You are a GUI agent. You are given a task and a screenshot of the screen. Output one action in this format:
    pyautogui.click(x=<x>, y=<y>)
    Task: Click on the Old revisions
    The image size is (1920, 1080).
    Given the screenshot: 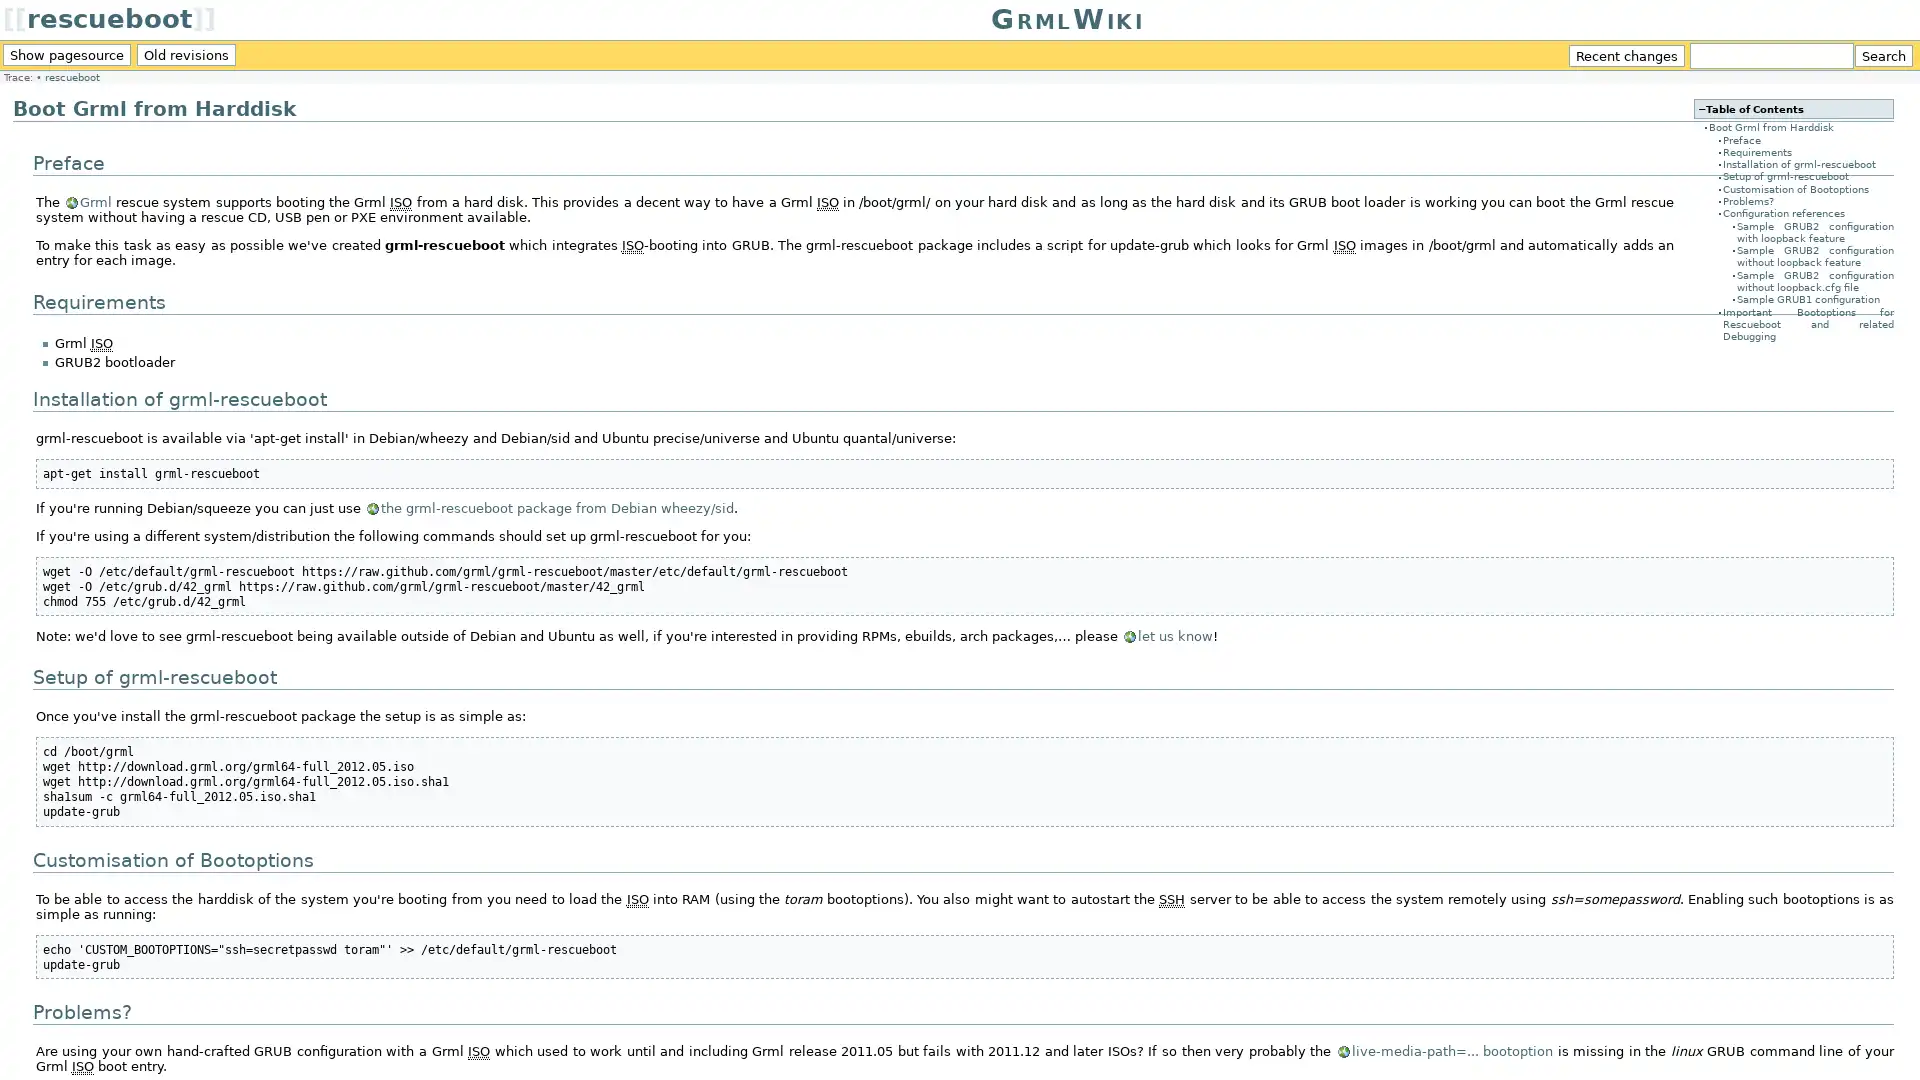 What is the action you would take?
    pyautogui.click(x=186, y=53)
    